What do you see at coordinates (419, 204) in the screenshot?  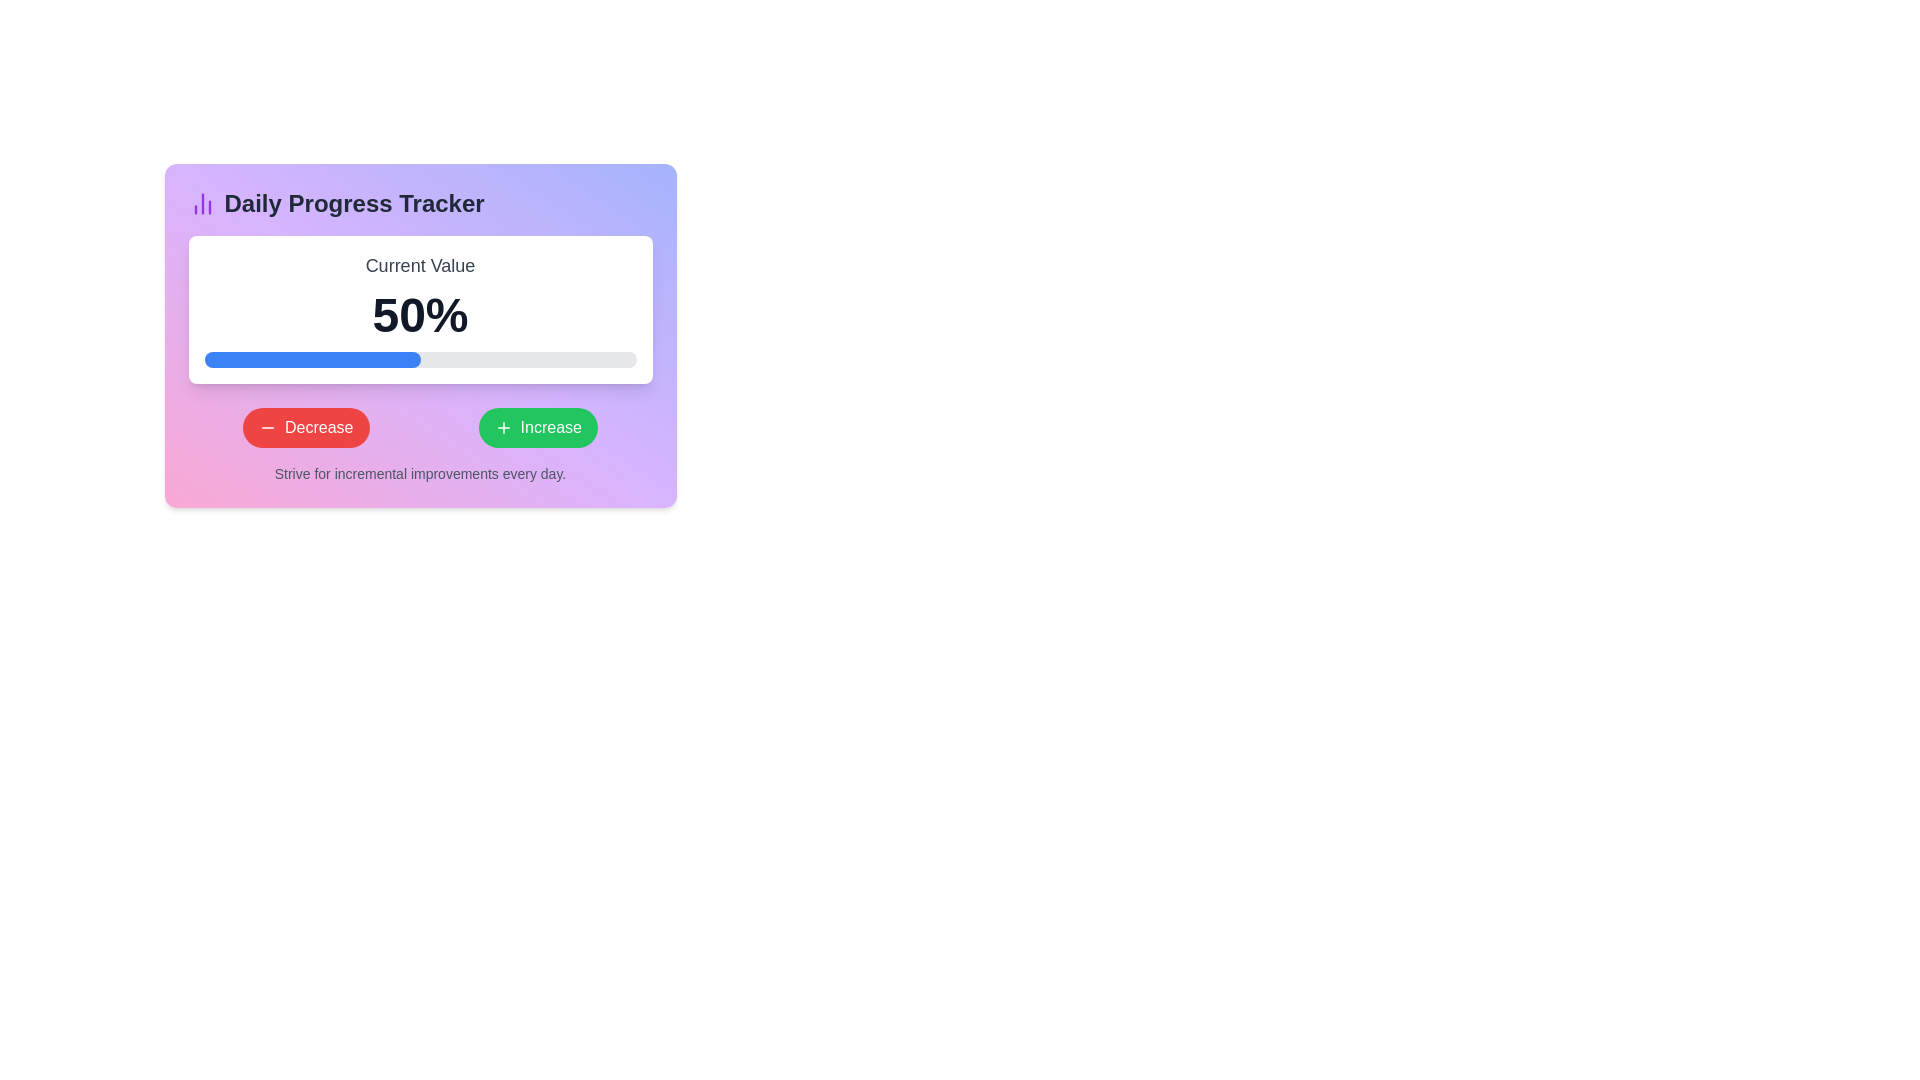 I see `text in the Header section titled 'Daily Progress Tracker', which is located at the top of the display card with an icon to the left` at bounding box center [419, 204].